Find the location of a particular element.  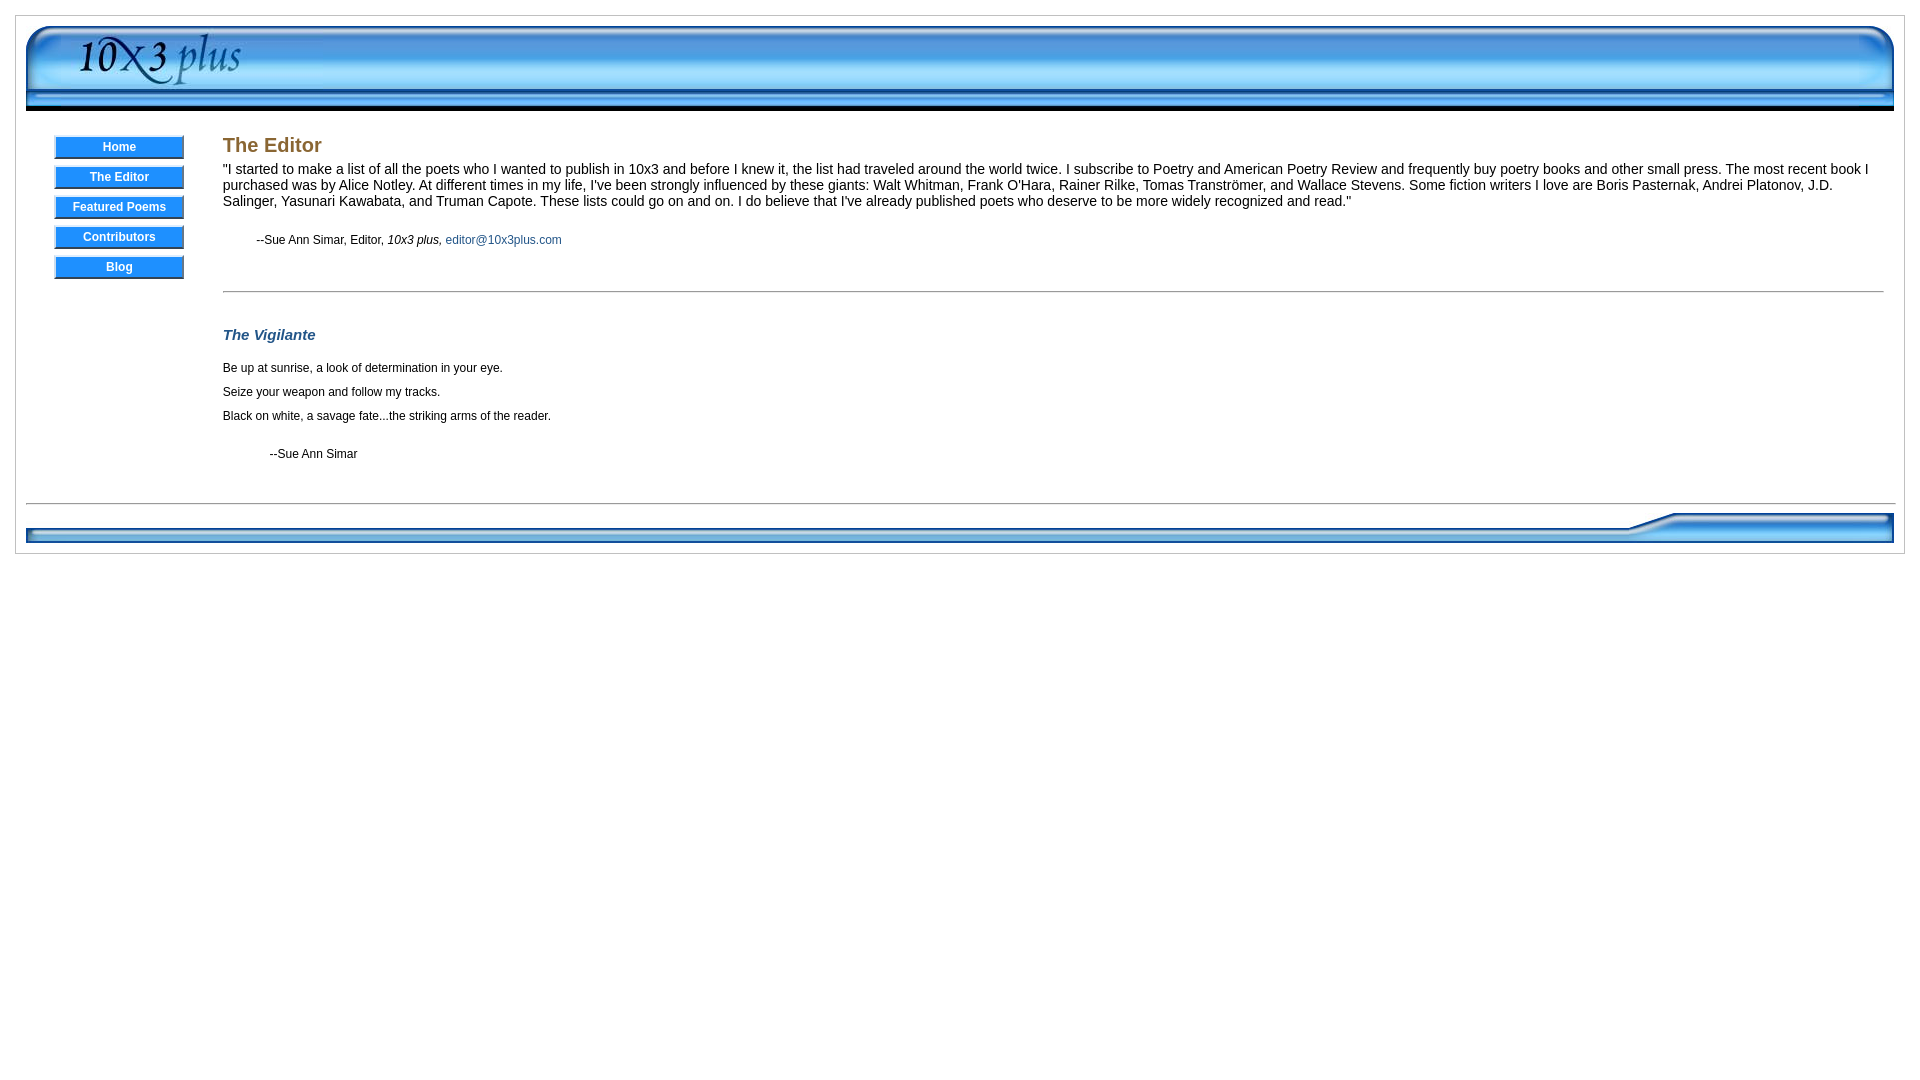

'The Editor' is located at coordinates (118, 176).